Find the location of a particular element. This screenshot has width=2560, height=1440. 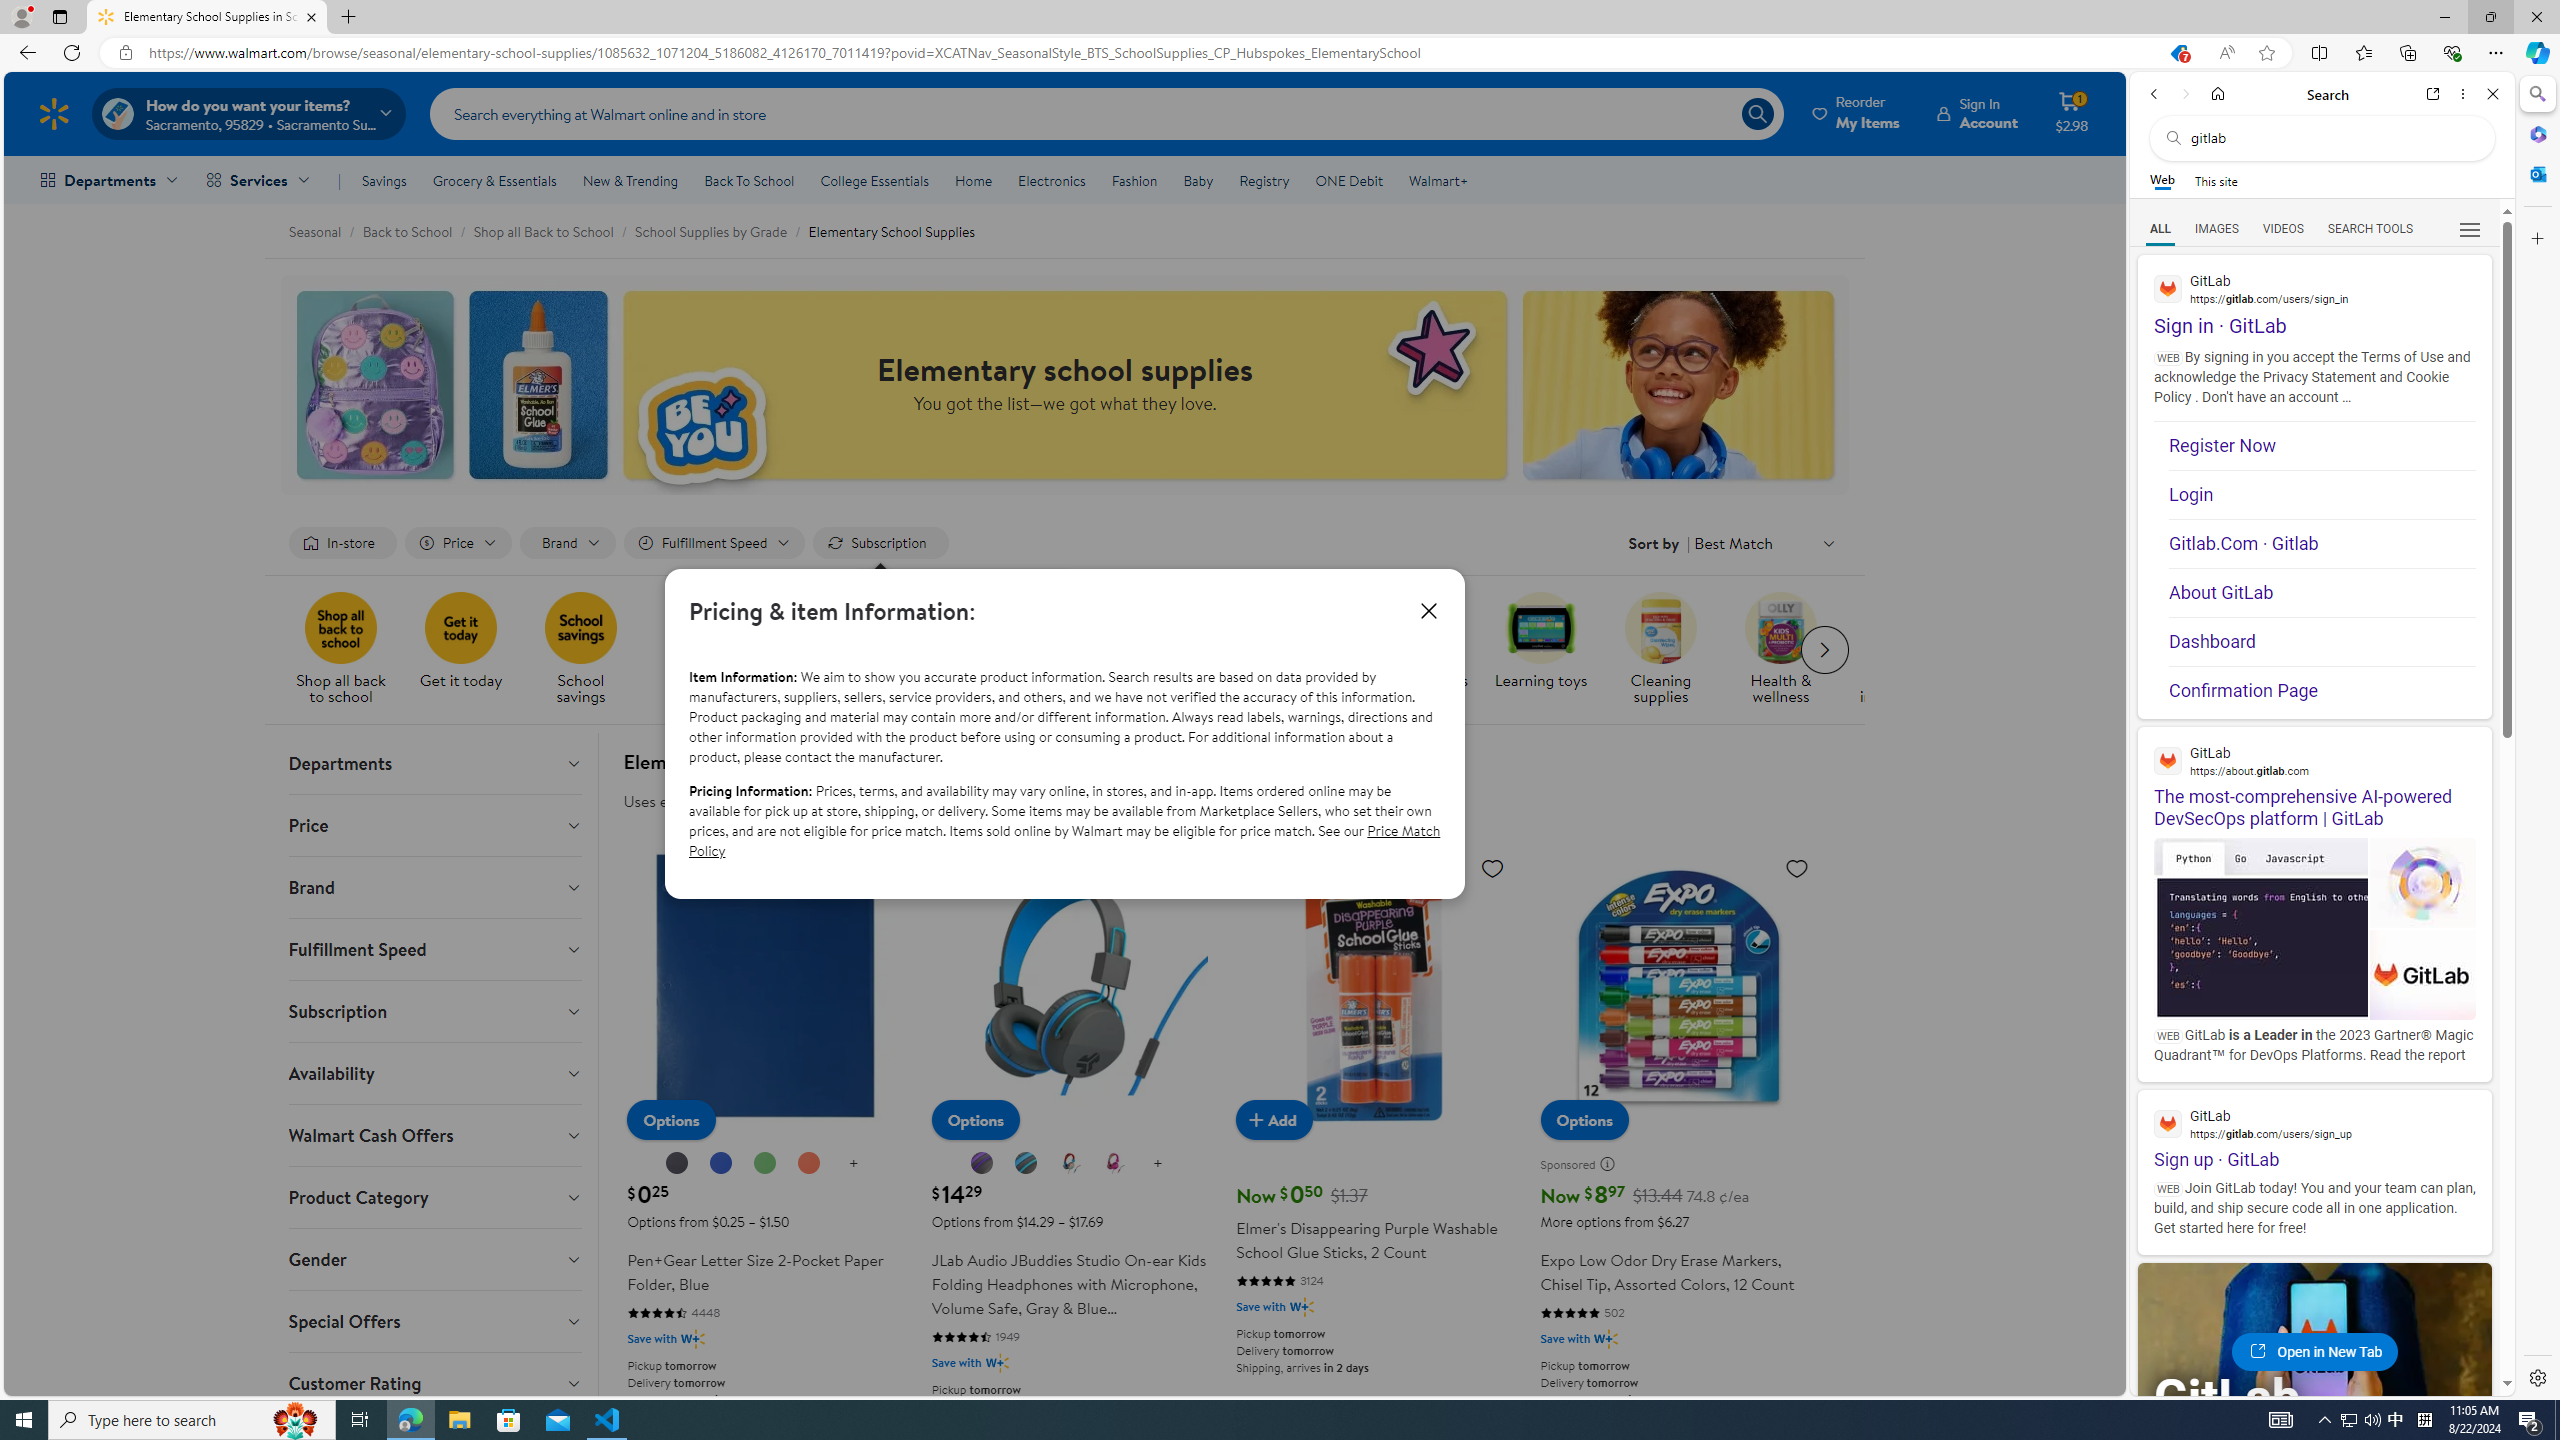

'Outlook' is located at coordinates (2535, 172).